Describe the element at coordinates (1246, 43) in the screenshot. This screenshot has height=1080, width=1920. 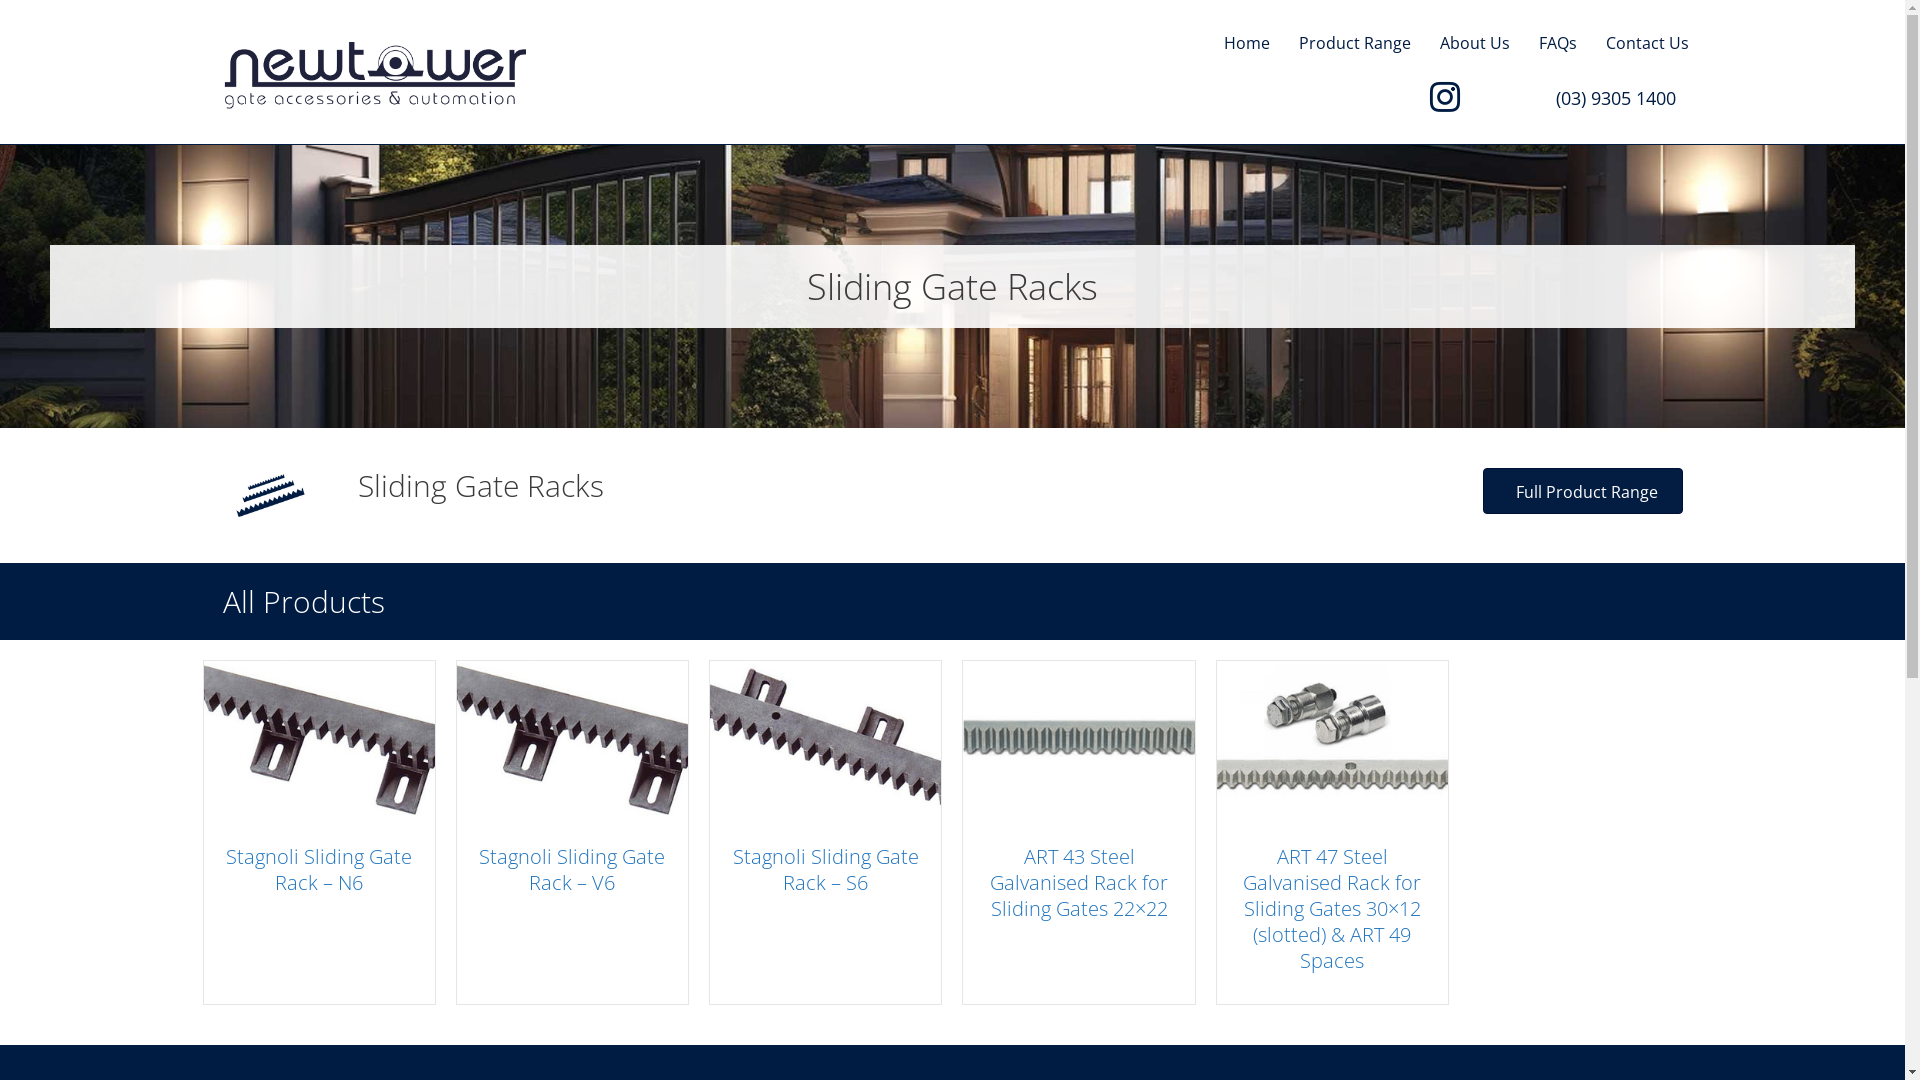
I see `'Home'` at that location.